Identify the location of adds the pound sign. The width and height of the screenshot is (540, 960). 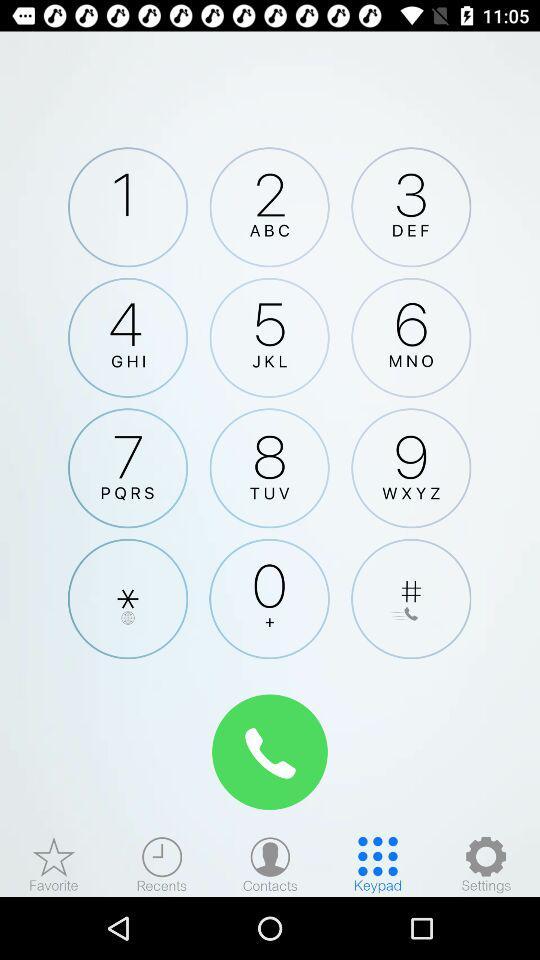
(410, 599).